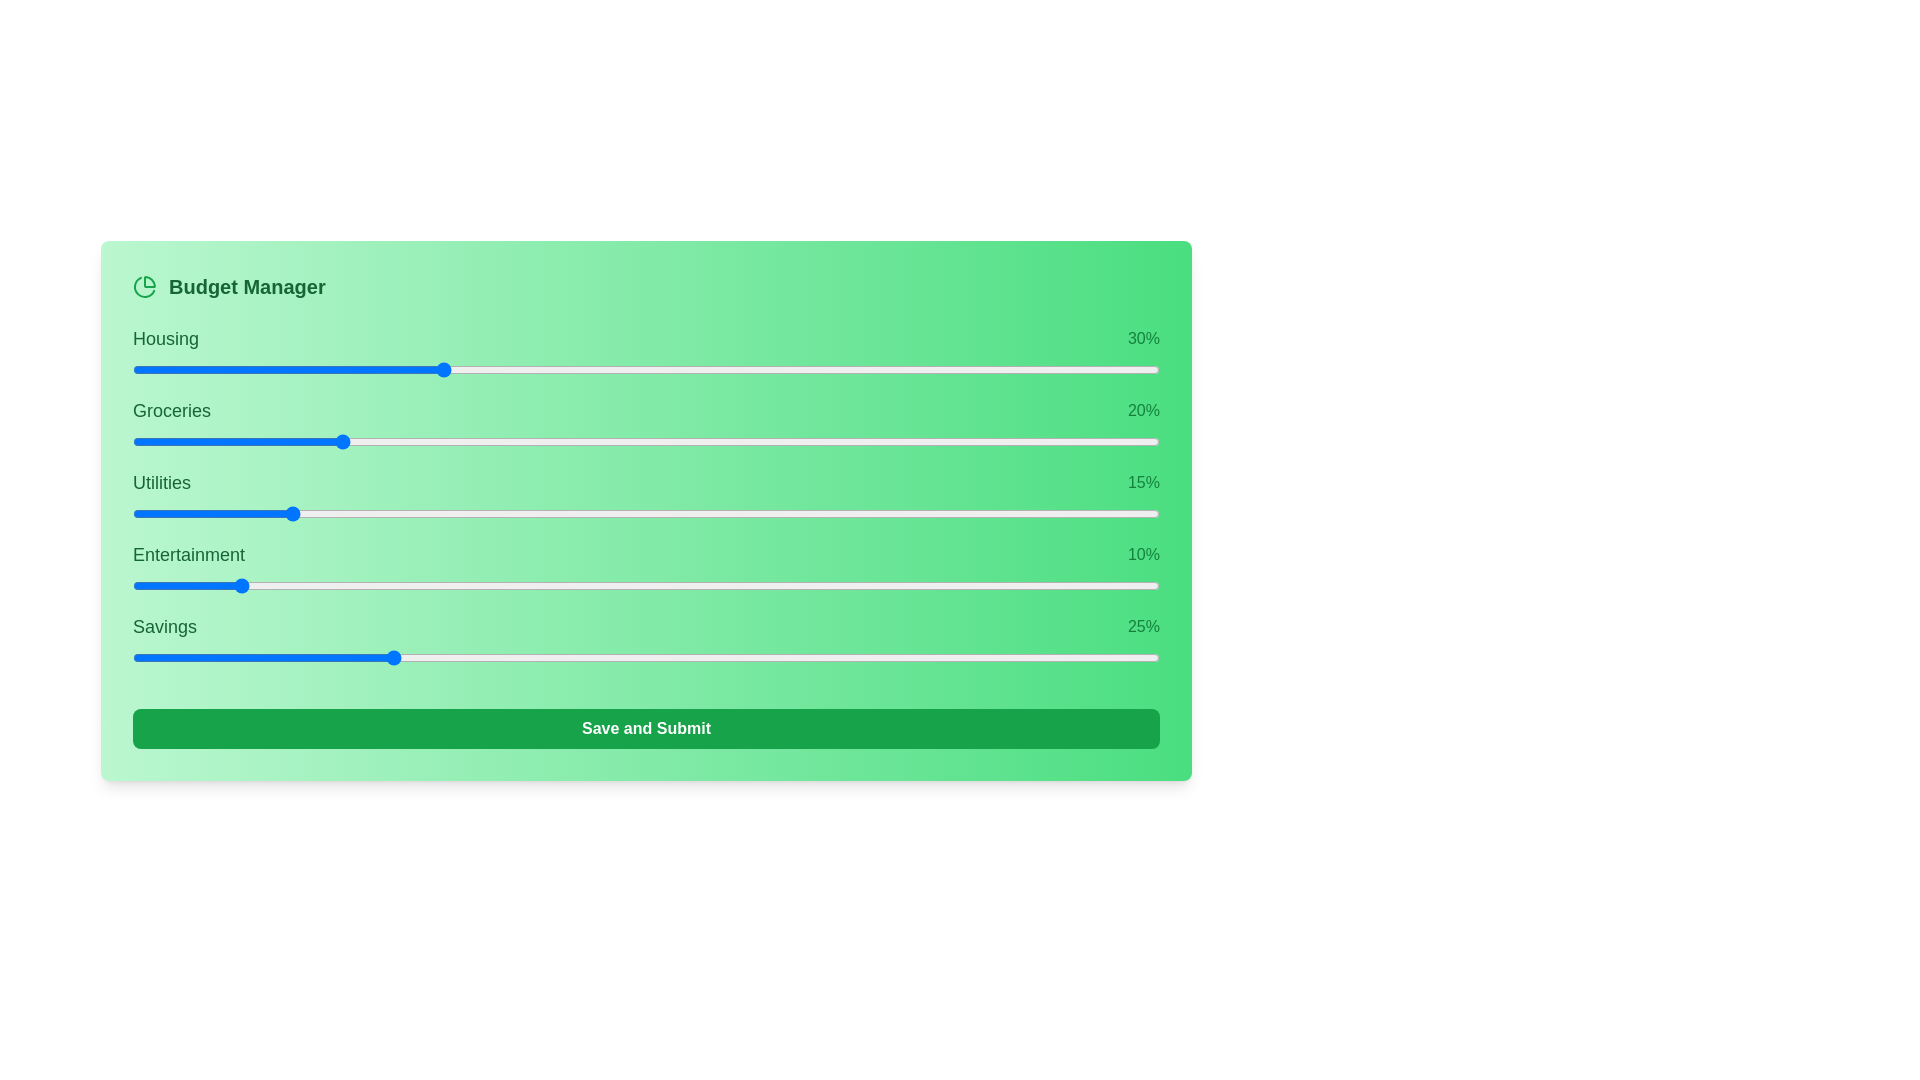  What do you see at coordinates (917, 512) in the screenshot?
I see `the slider for 2 to 53% allocation` at bounding box center [917, 512].